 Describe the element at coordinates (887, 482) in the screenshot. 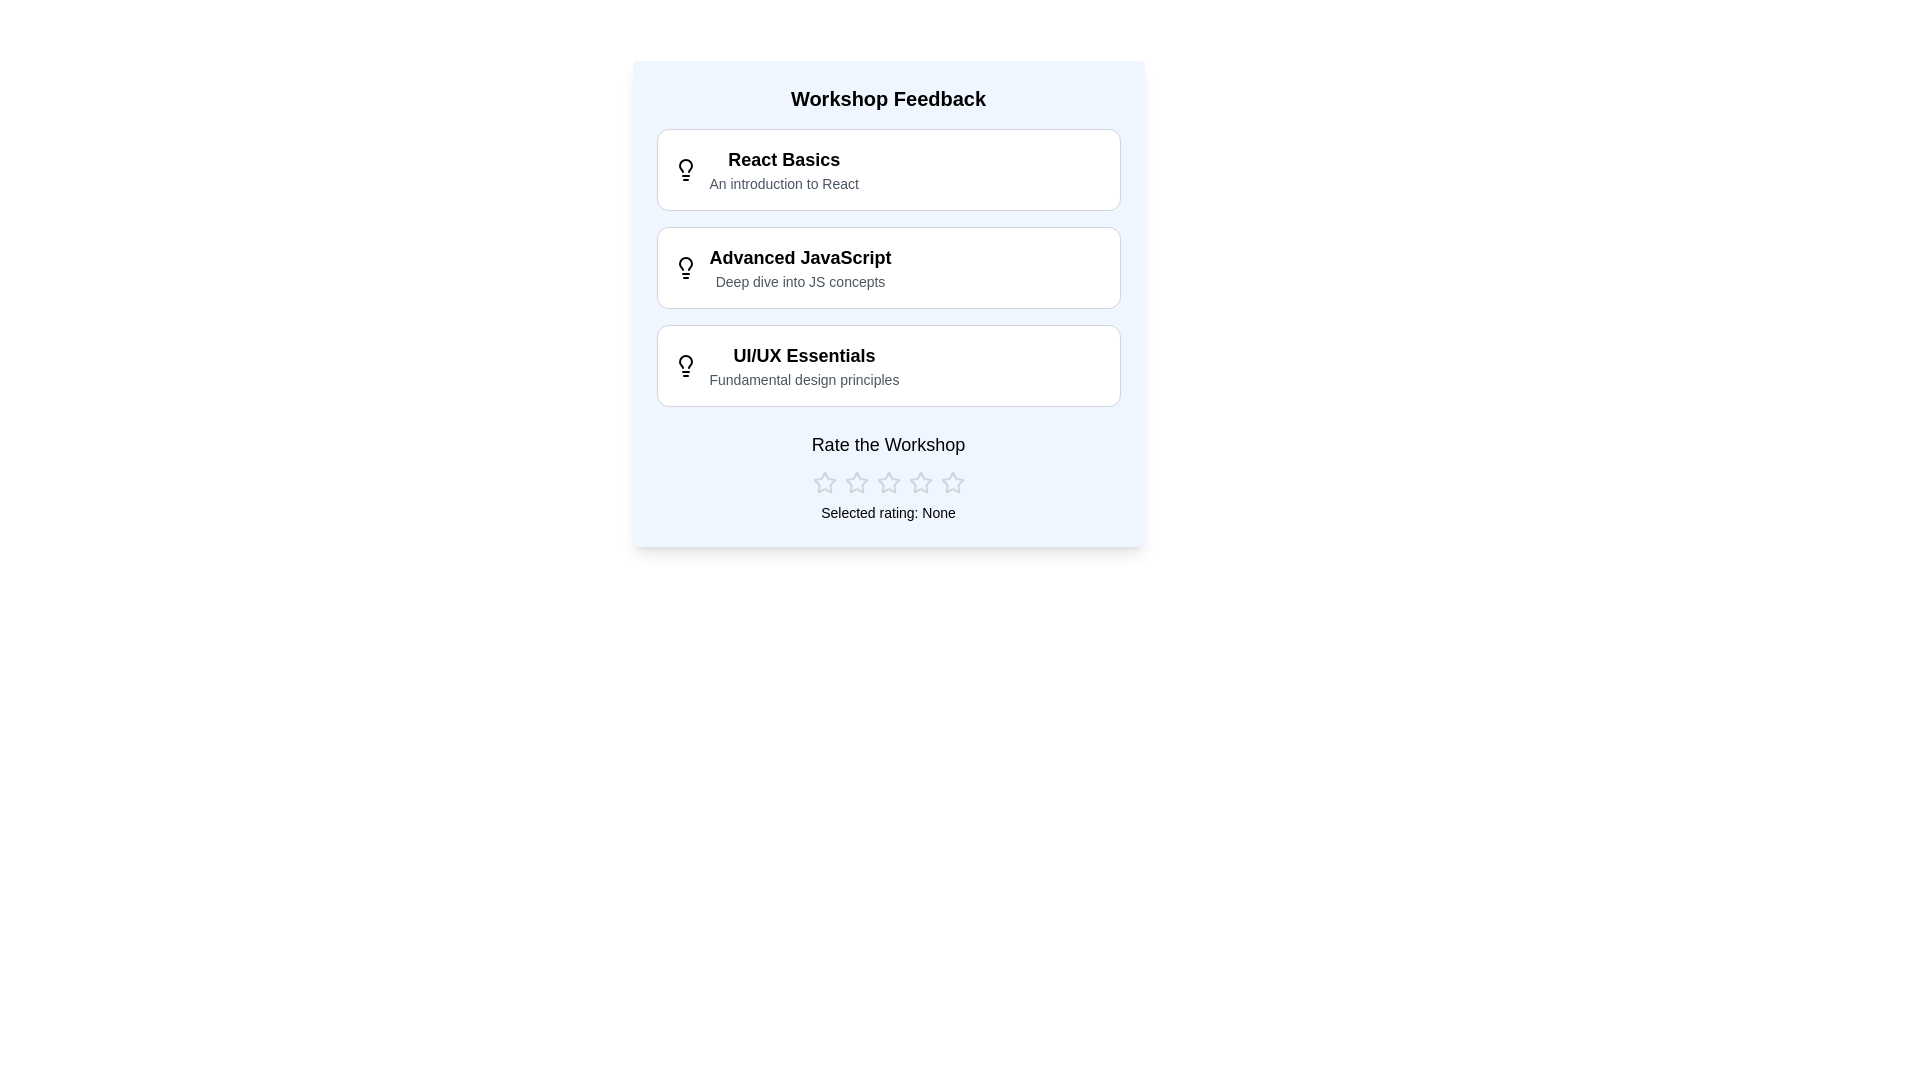

I see `one of the star icons in the Rating widget` at that location.